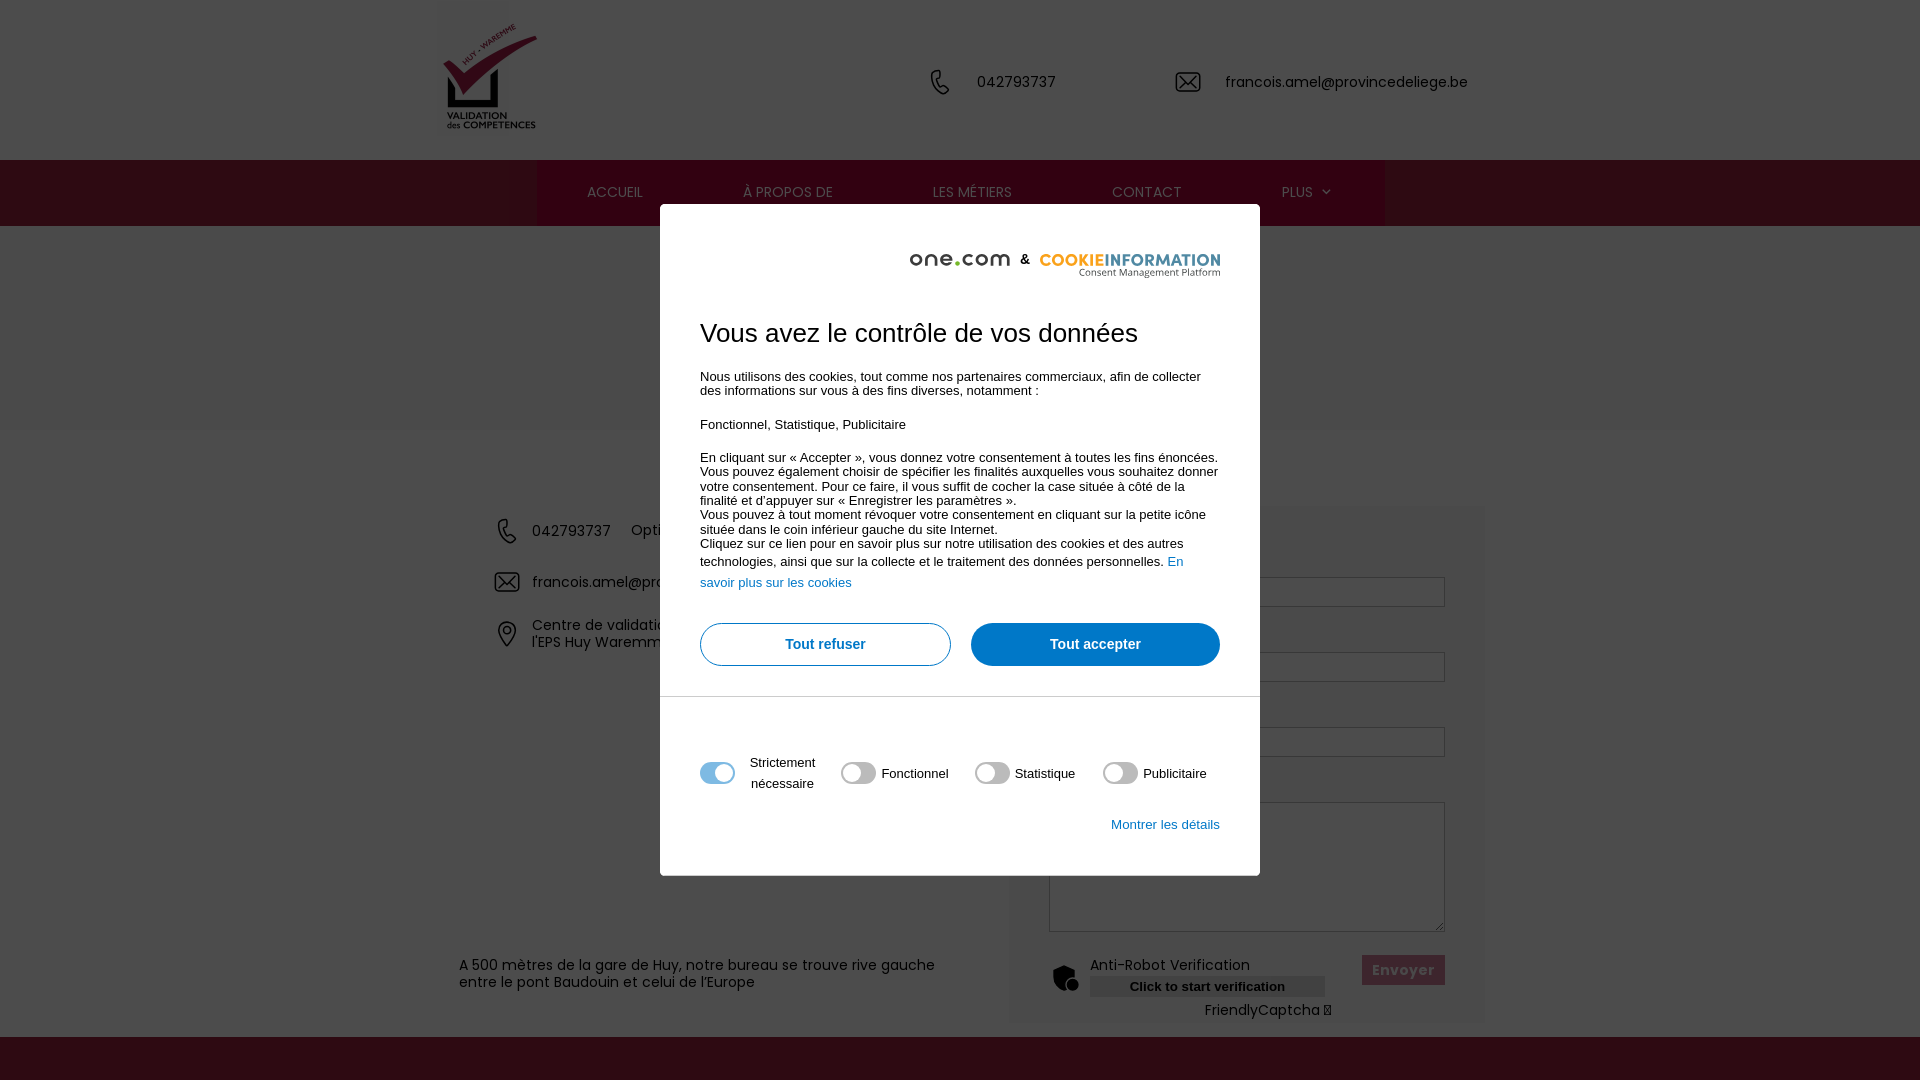 This screenshot has height=1080, width=1920. Describe the element at coordinates (537, 192) in the screenshot. I see `'ACCUEIL'` at that location.